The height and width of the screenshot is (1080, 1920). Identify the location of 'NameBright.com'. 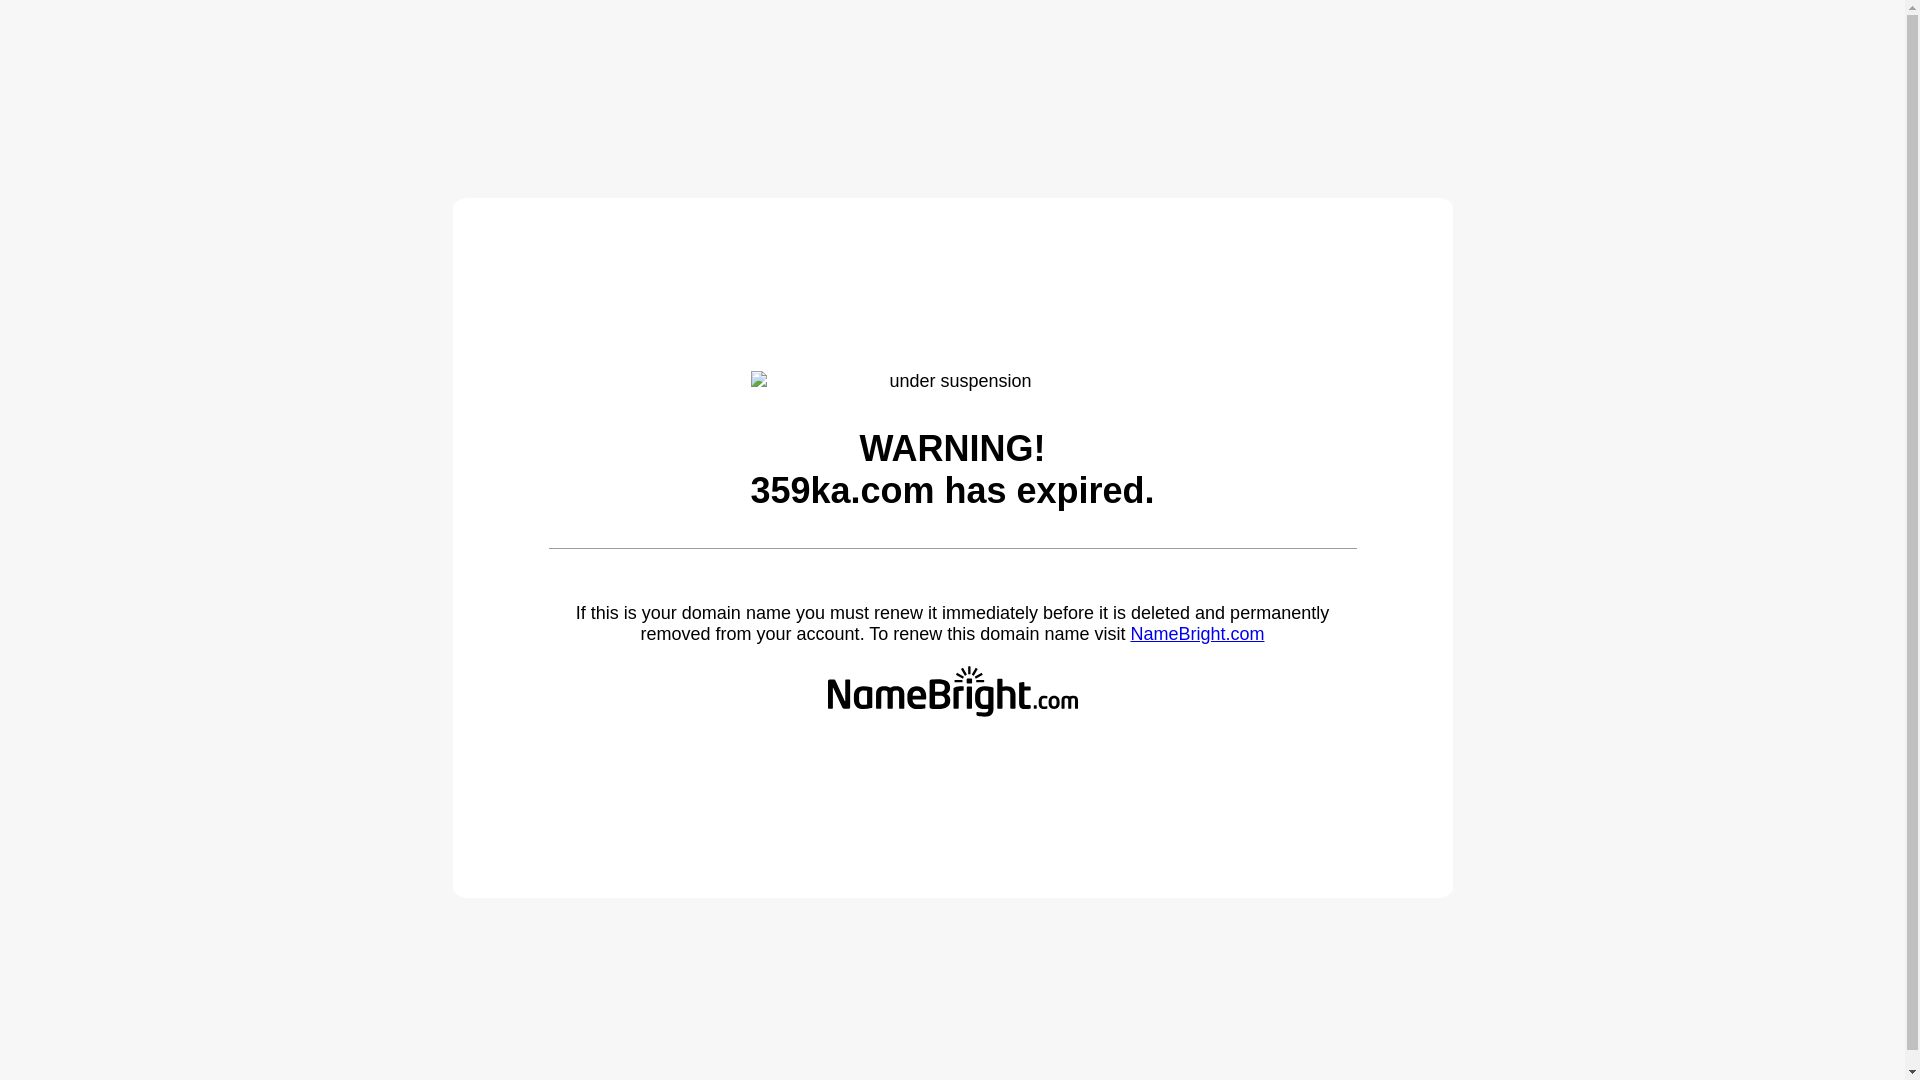
(1129, 633).